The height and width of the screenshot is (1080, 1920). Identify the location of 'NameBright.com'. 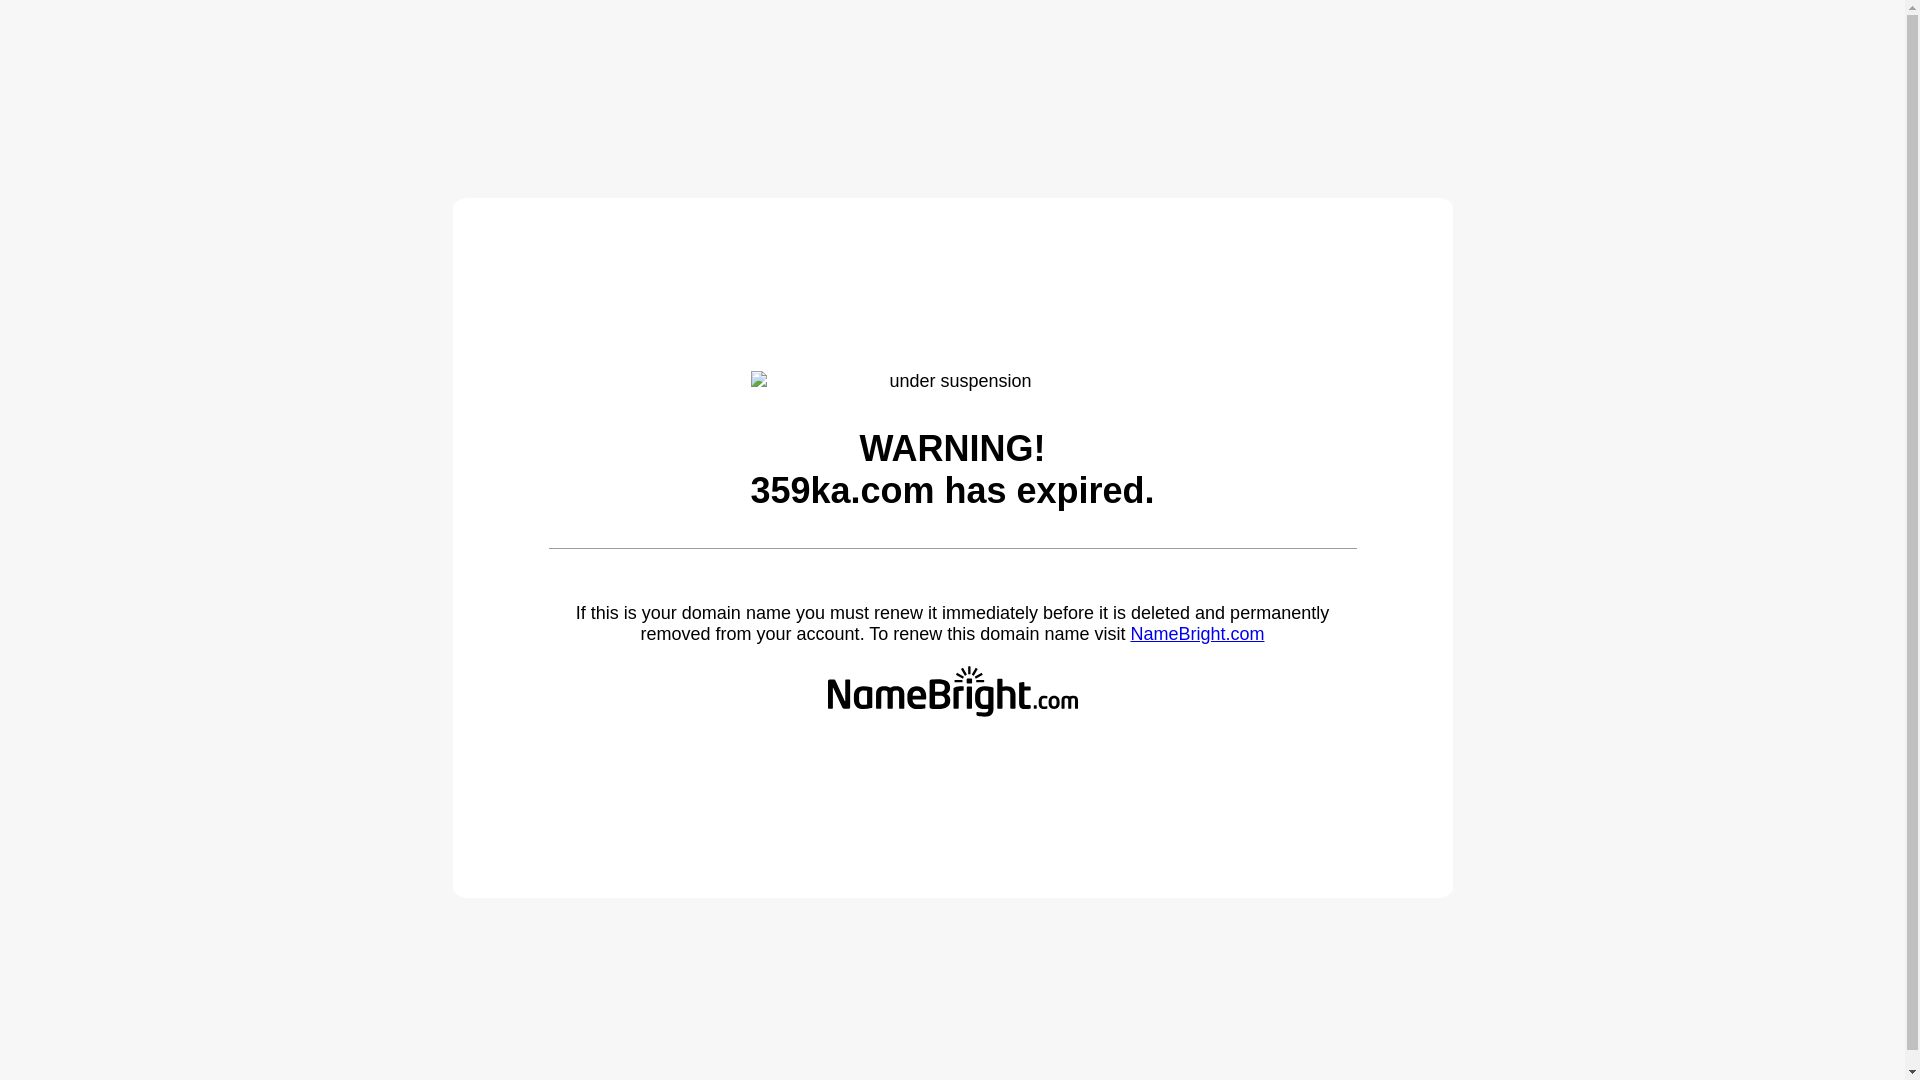
(1129, 633).